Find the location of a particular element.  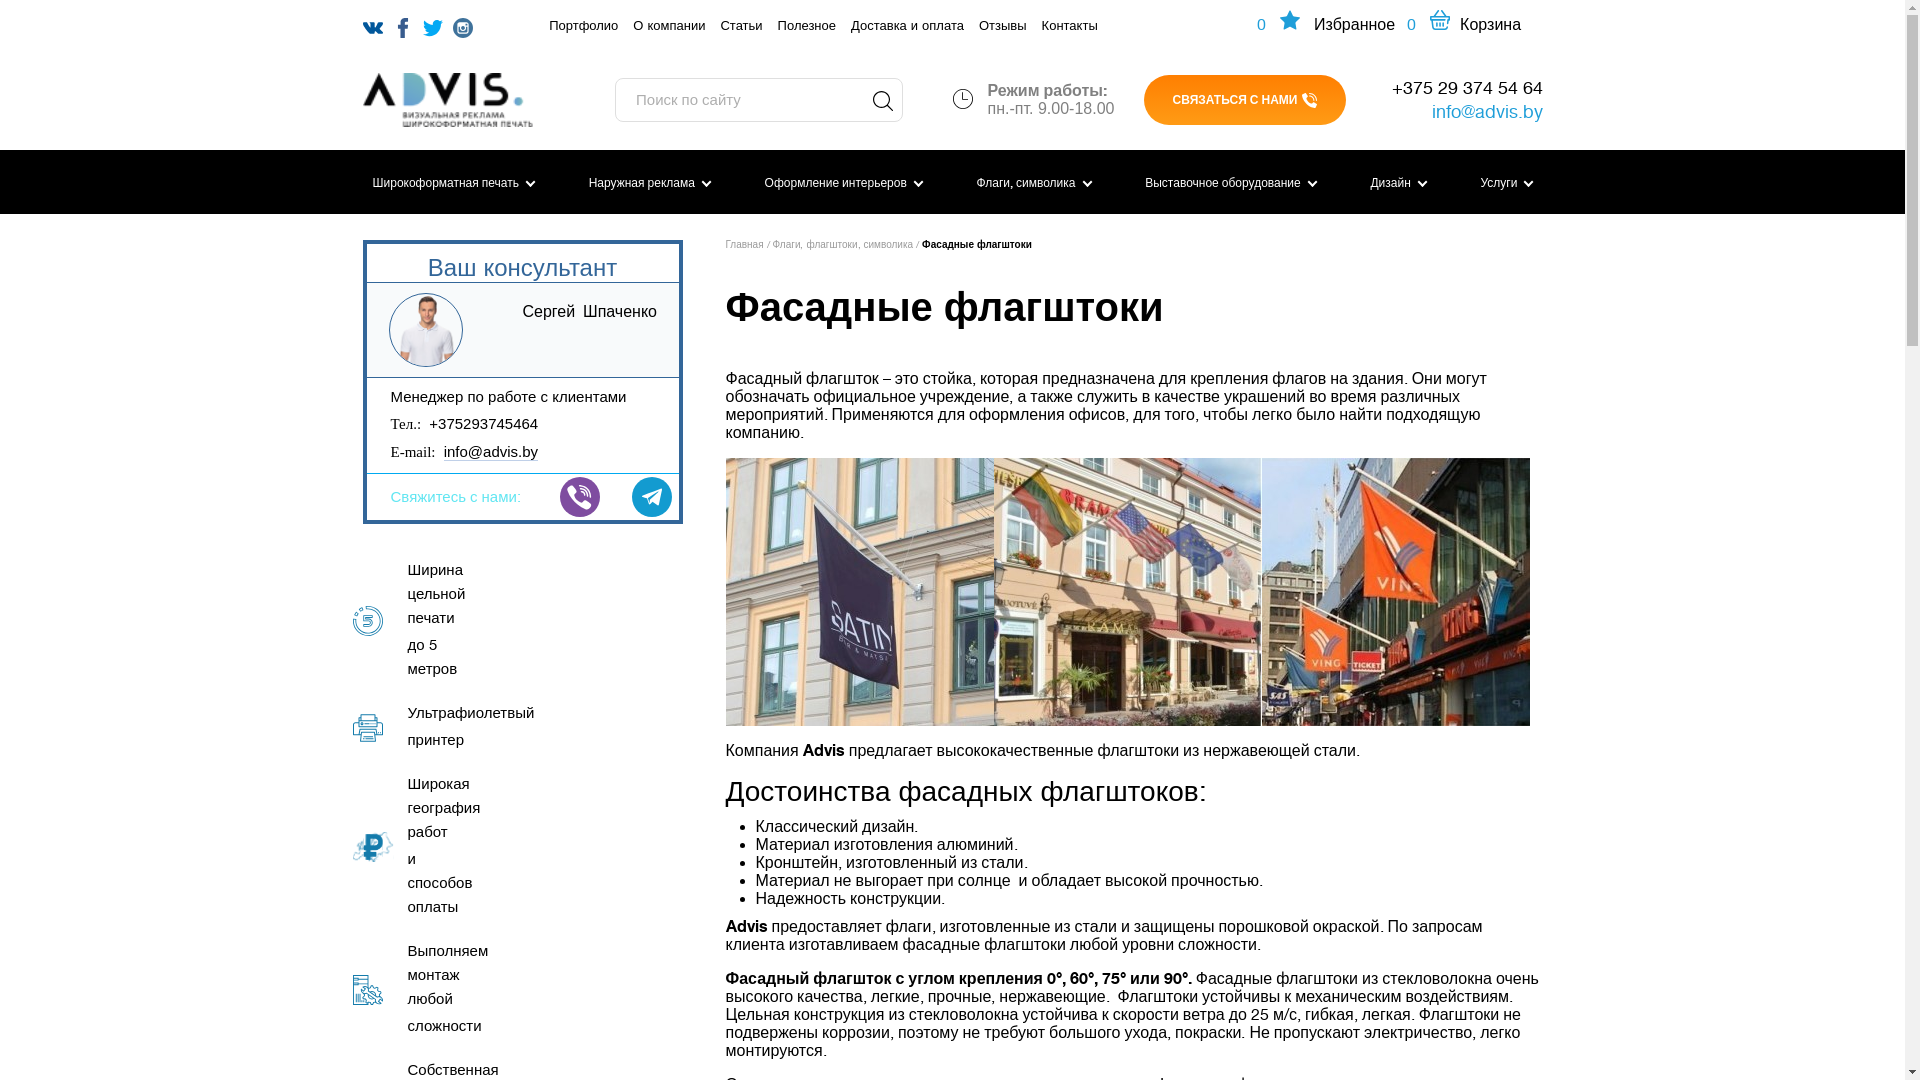

'info@advis.by' is located at coordinates (490, 451).